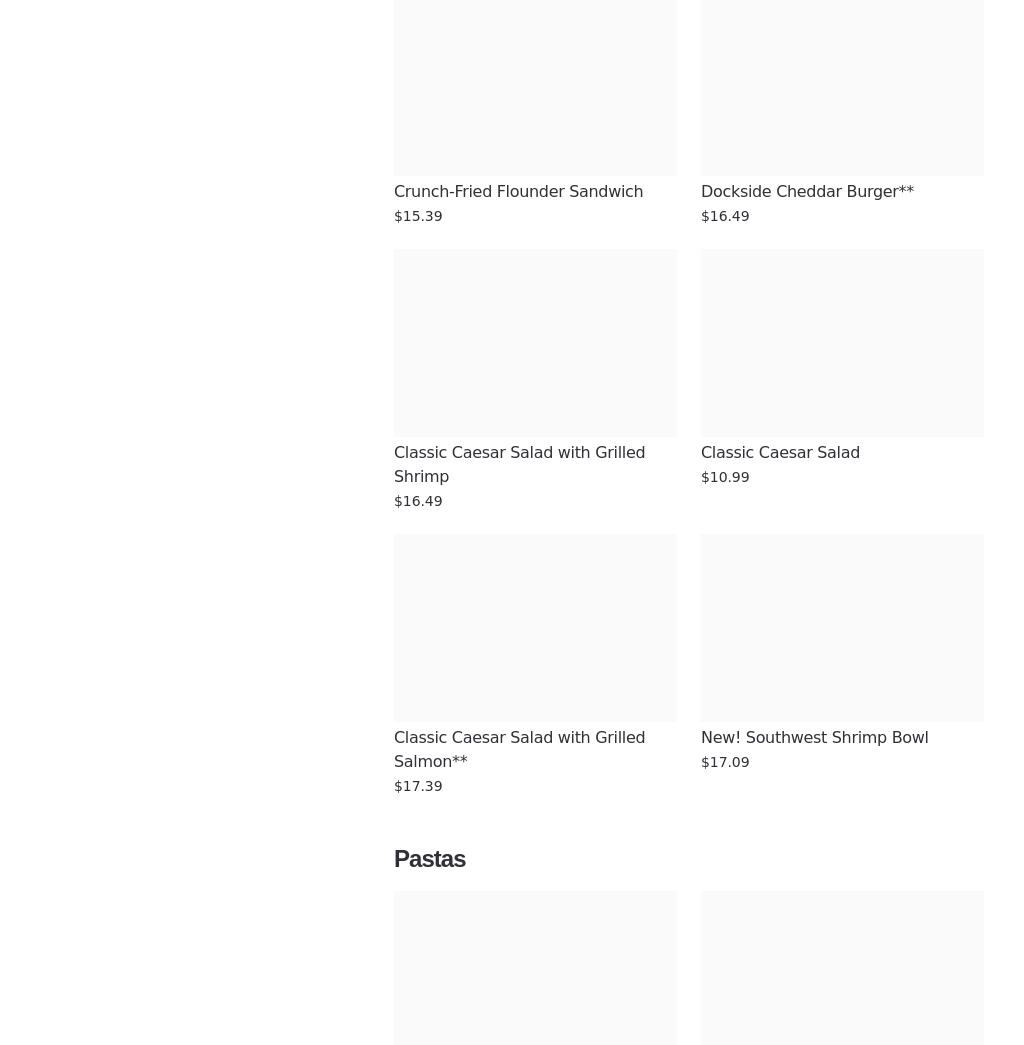 Image resolution: width=1024 pixels, height=1045 pixels. Describe the element at coordinates (522, 464) in the screenshot. I see `'Classic Caesar Salad with Grilled Shrimp'` at that location.